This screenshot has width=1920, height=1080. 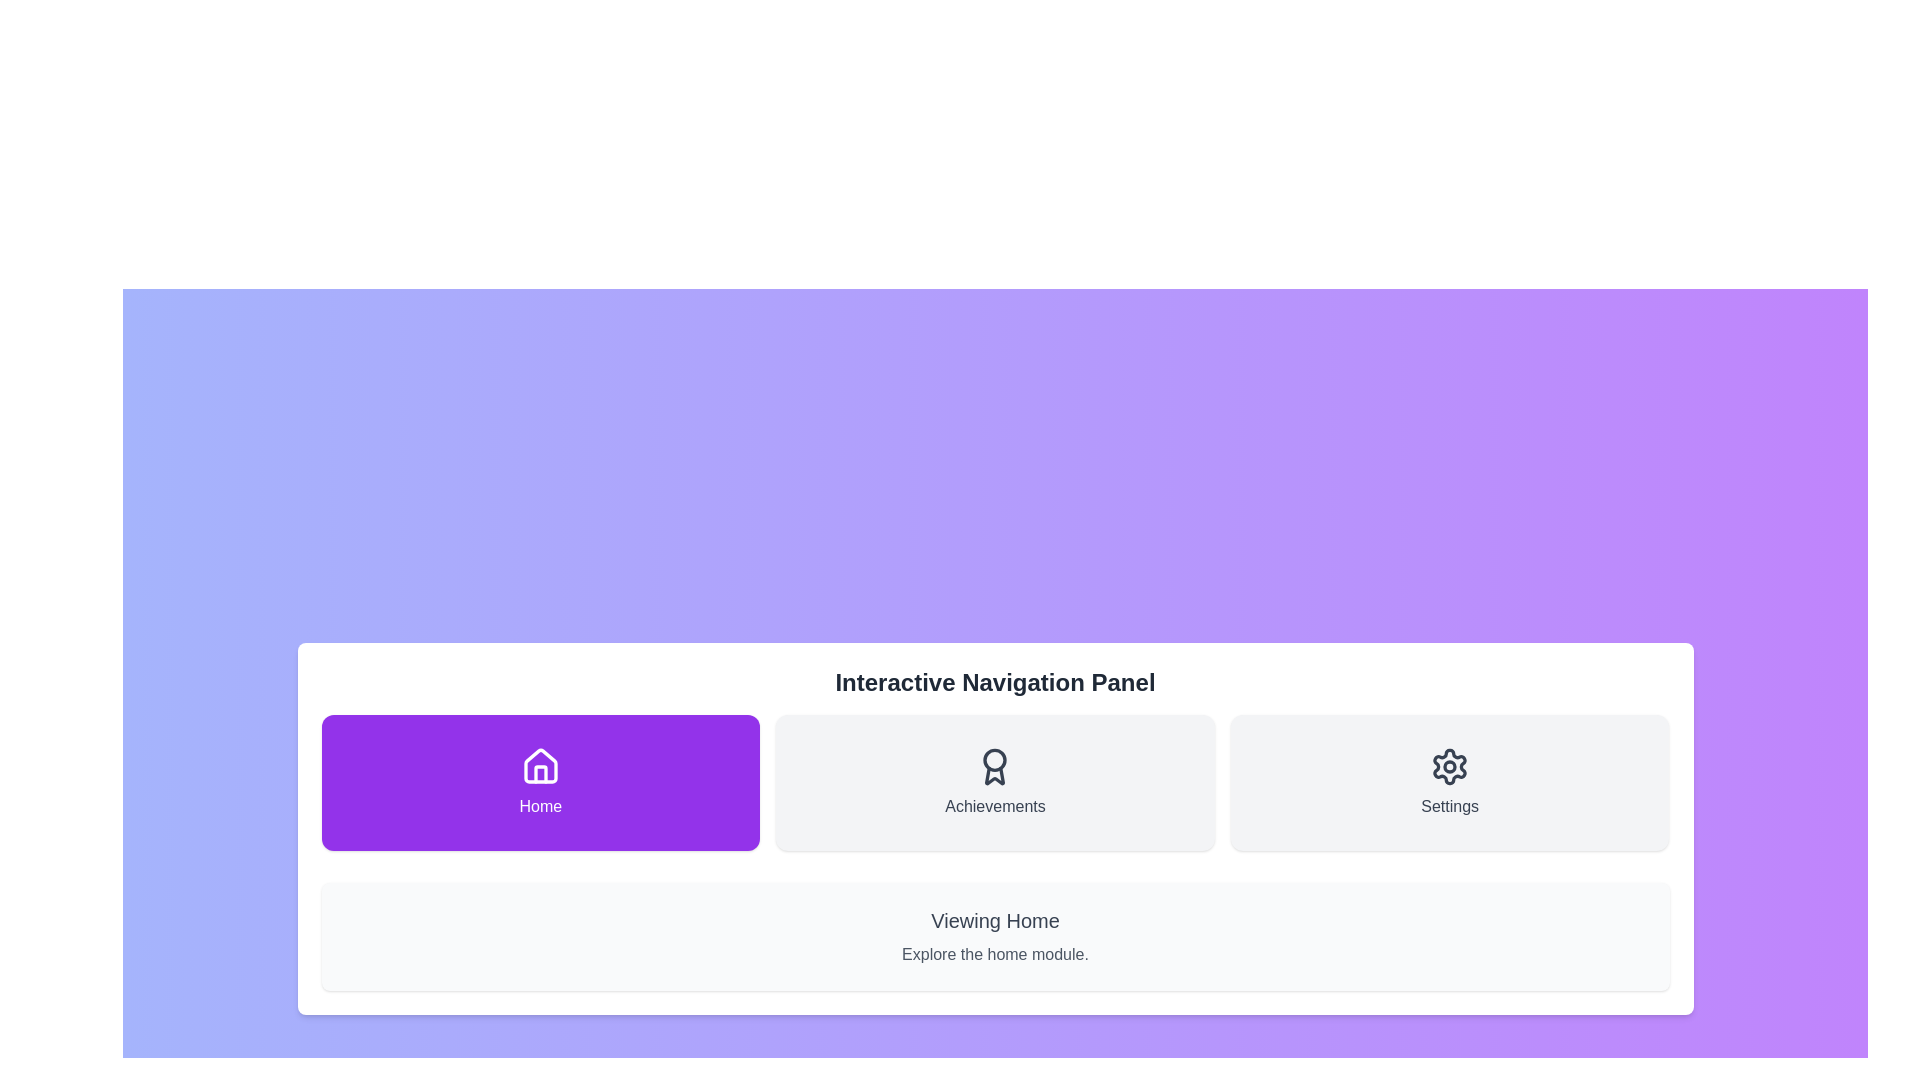 I want to click on the purple button labeled 'Home' with a house icon, so click(x=540, y=782).